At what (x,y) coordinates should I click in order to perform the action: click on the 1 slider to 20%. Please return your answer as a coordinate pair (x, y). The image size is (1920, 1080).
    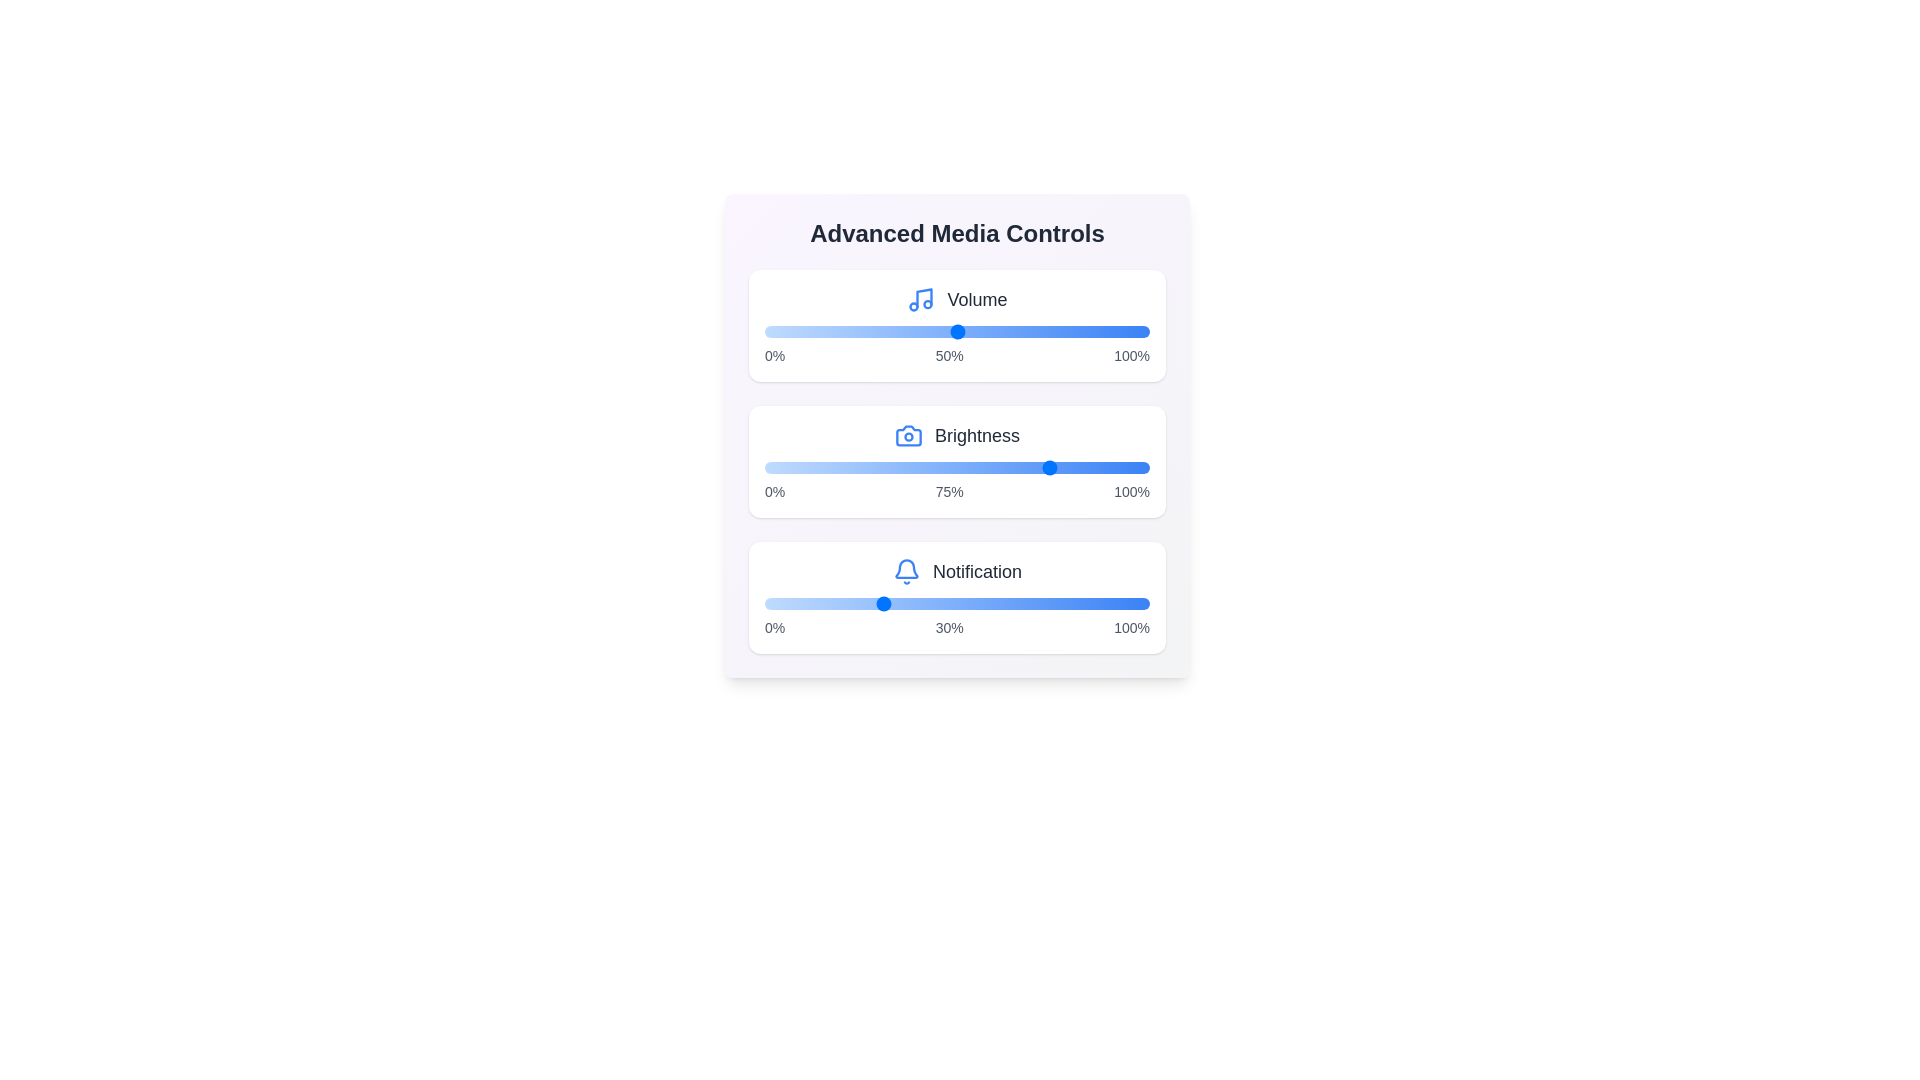
    Looking at the image, I should click on (841, 467).